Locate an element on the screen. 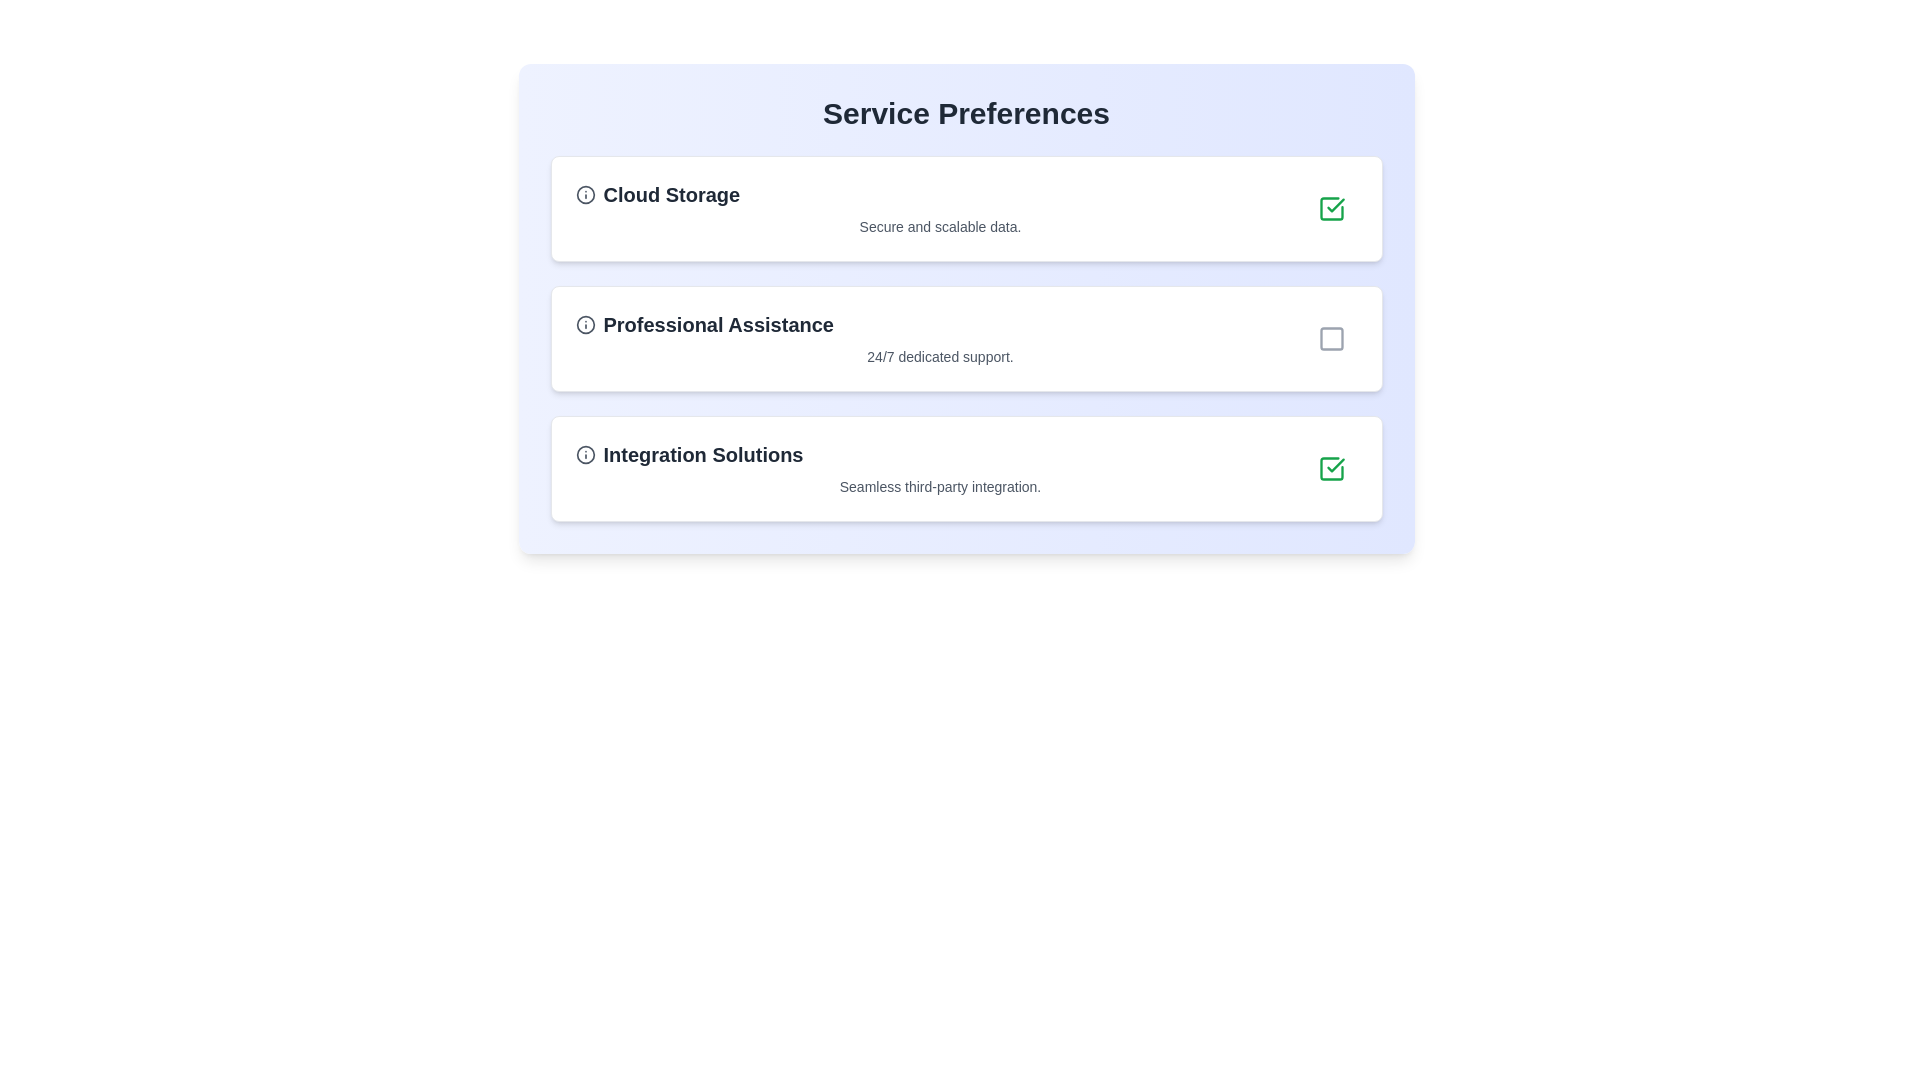  the state indication of the 'Cloud Storage' checkbox icon, which visually represents the selected state within the service preferences list is located at coordinates (1335, 465).